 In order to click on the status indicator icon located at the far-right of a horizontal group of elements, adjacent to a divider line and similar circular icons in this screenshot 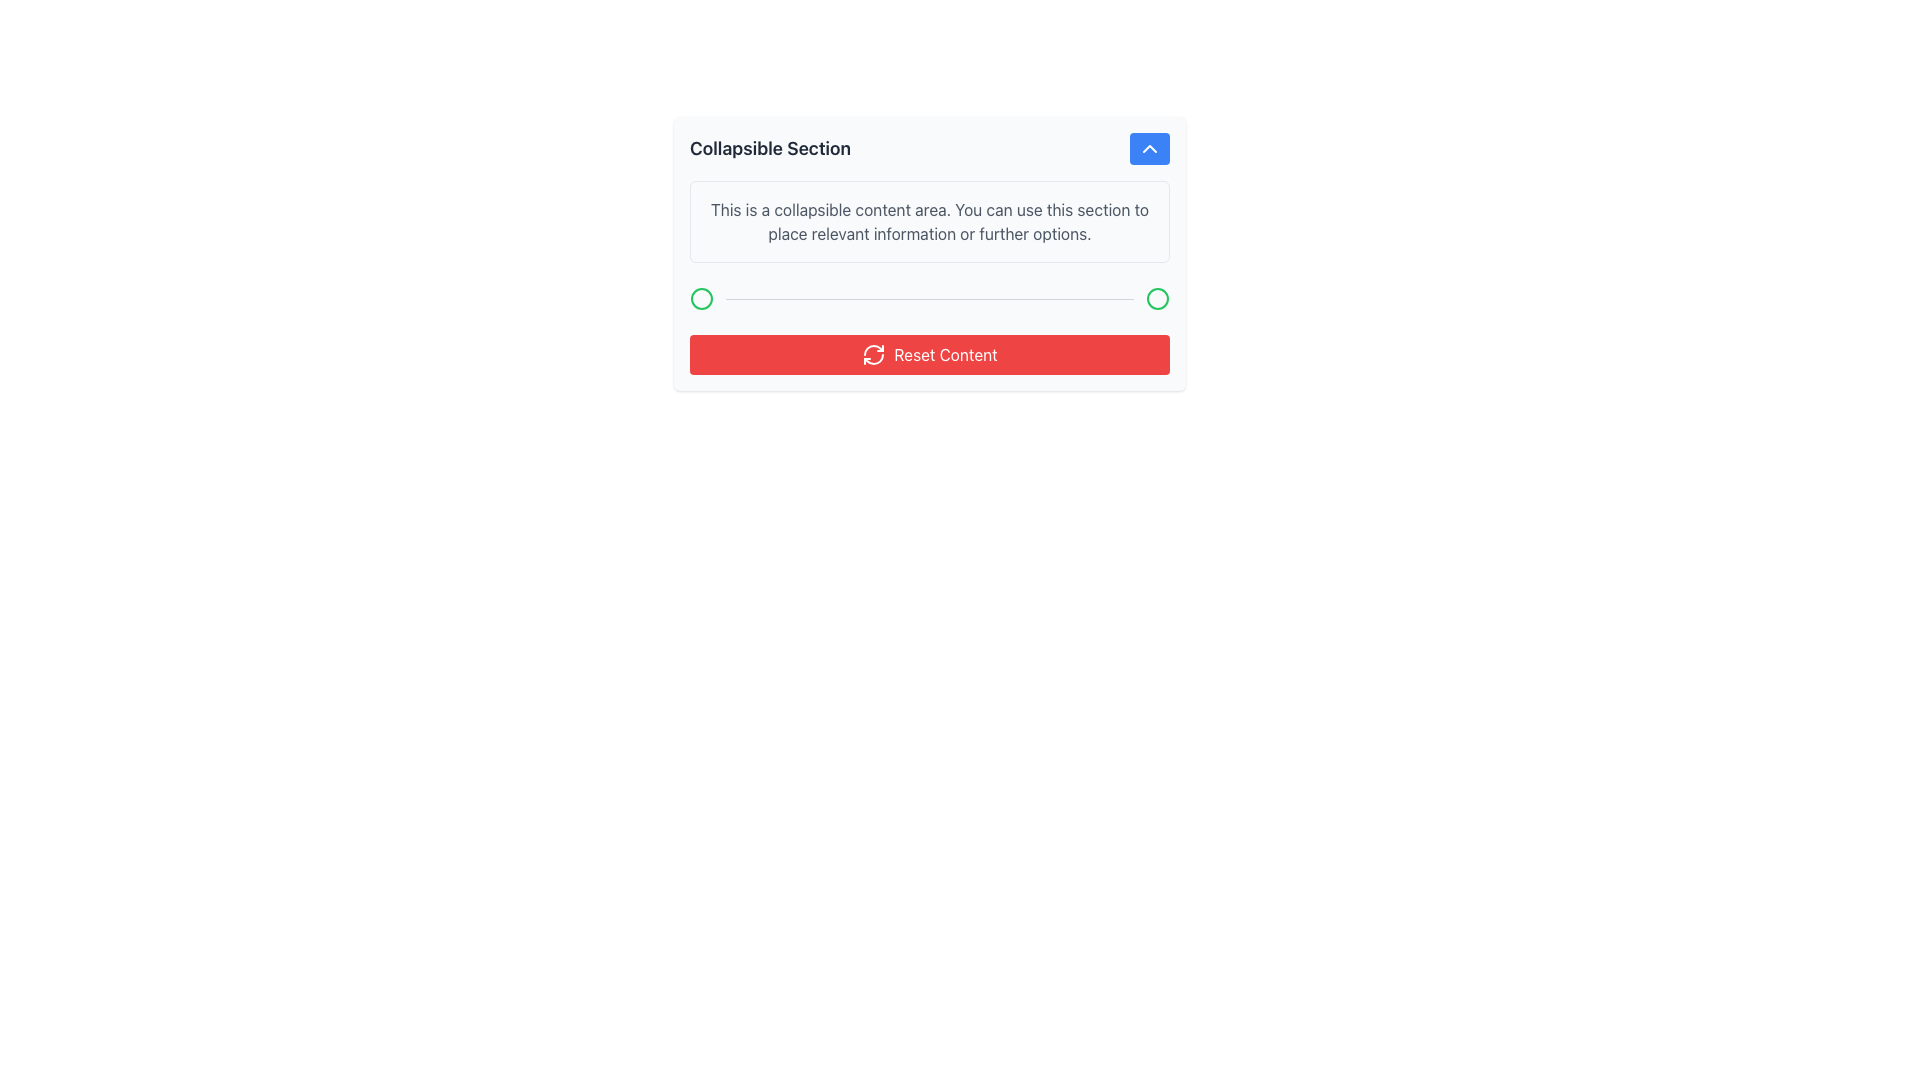, I will do `click(1157, 299)`.